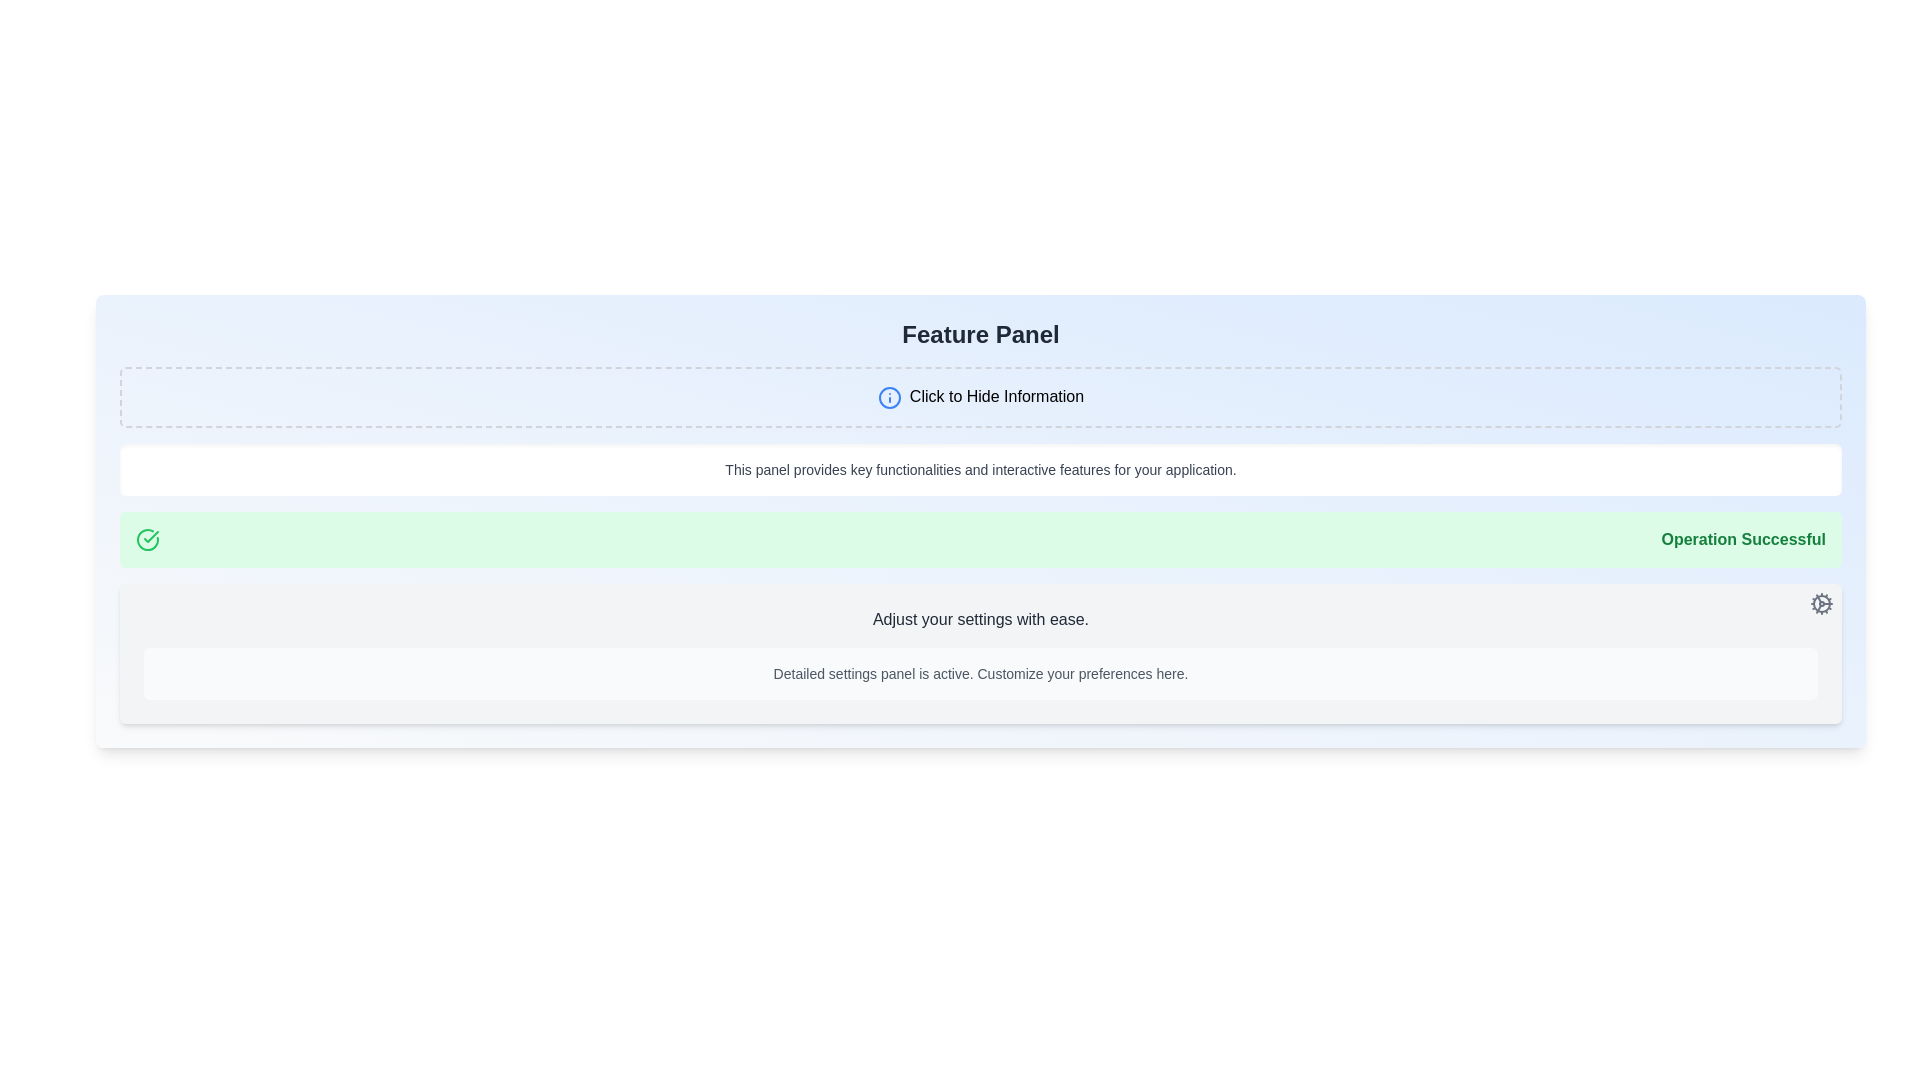 The width and height of the screenshot is (1920, 1080). Describe the element at coordinates (150, 535) in the screenshot. I see `the center of the SVG graphic of a checkmark within a circle, which indicates a successful operation in the green notification bar` at that location.